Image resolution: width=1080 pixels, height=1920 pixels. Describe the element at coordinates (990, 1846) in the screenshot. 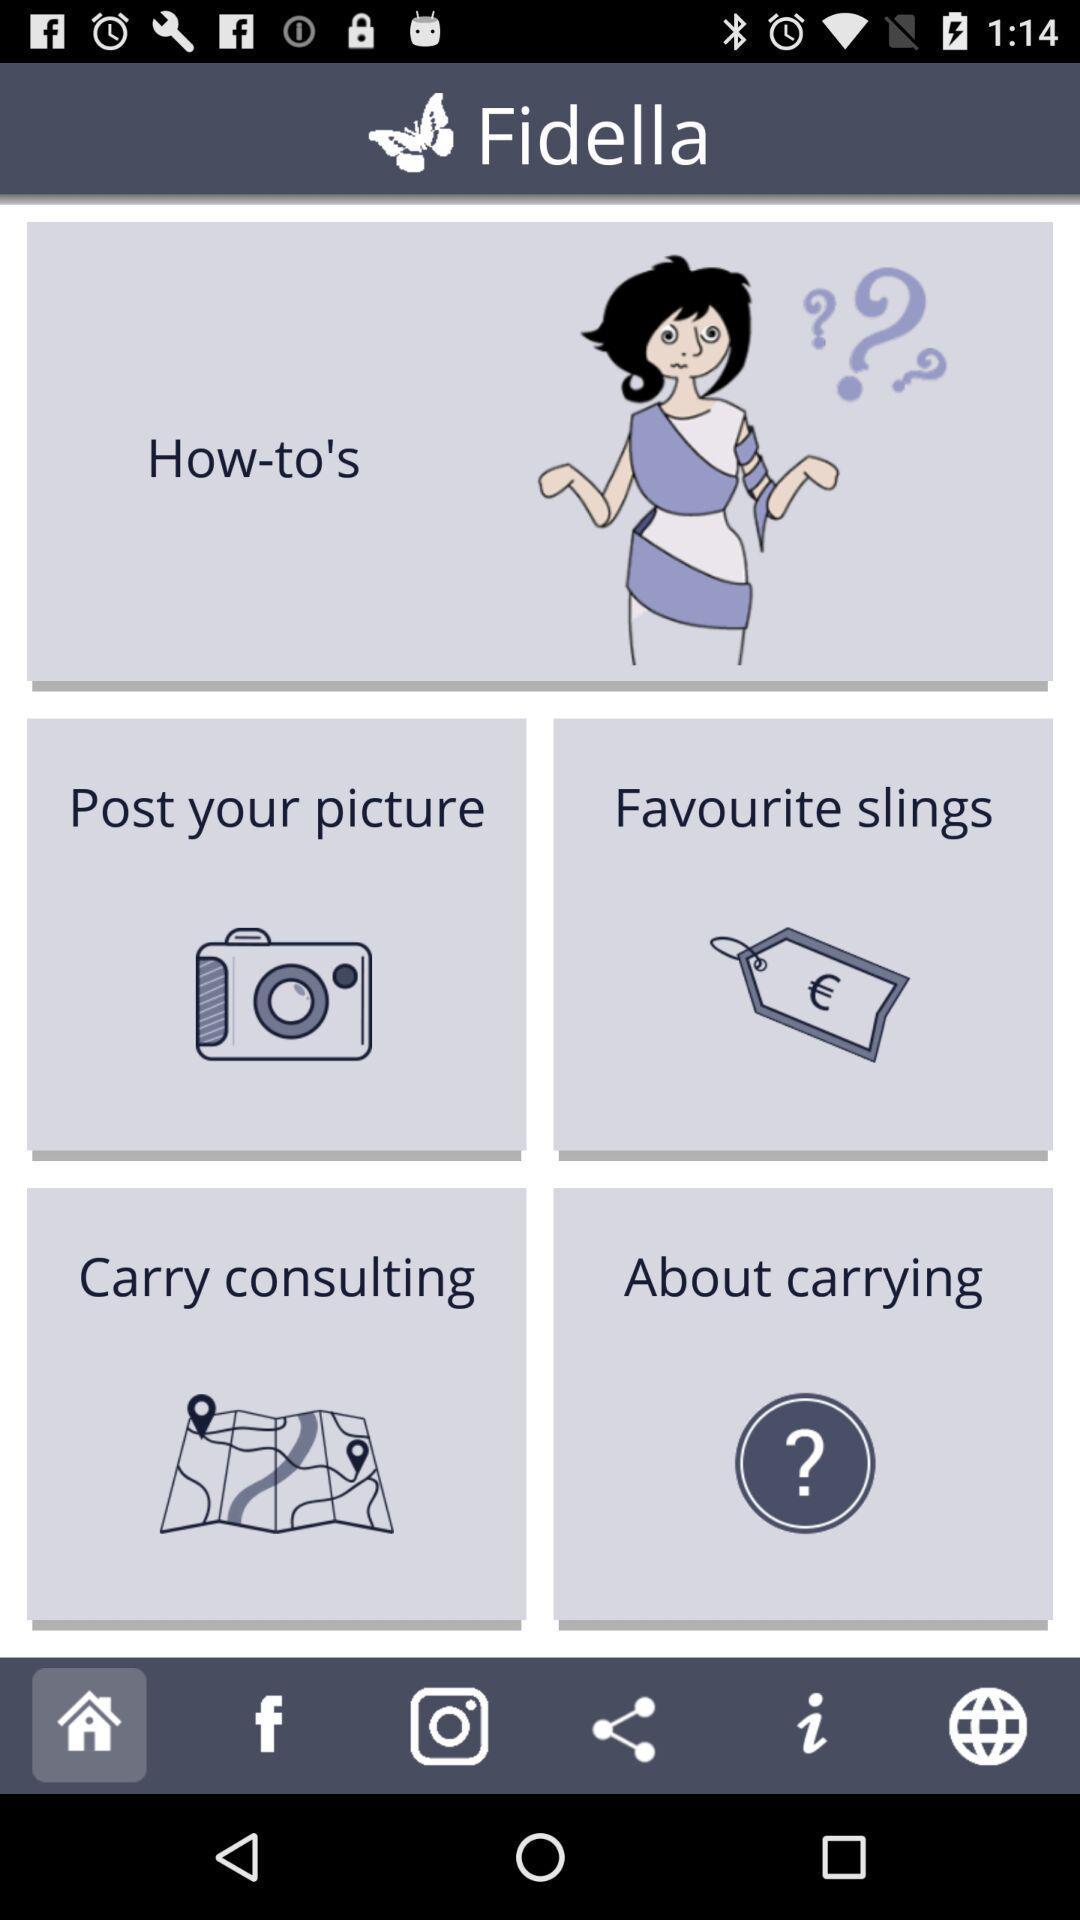

I see `the globe icon` at that location.